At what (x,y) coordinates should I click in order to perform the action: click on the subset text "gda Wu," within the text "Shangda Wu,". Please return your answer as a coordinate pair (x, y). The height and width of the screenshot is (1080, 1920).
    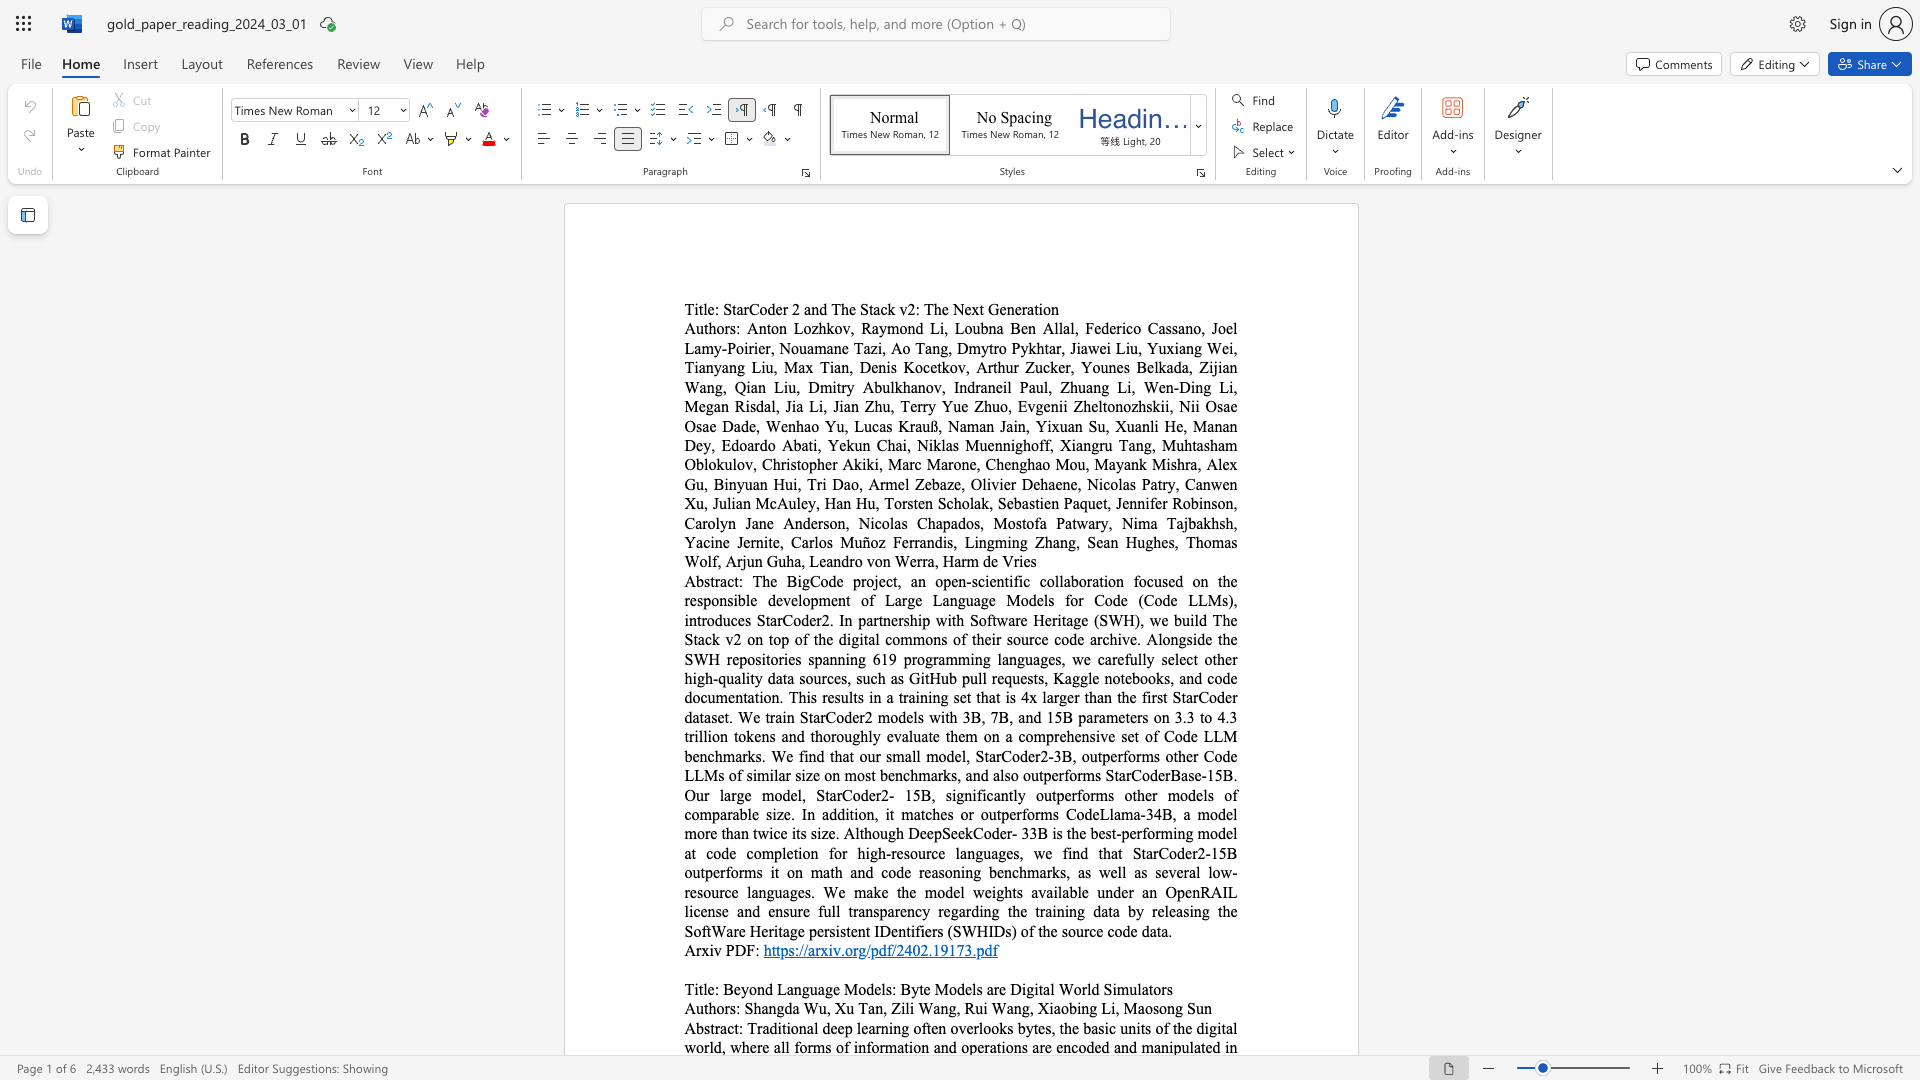
    Looking at the image, I should click on (775, 1008).